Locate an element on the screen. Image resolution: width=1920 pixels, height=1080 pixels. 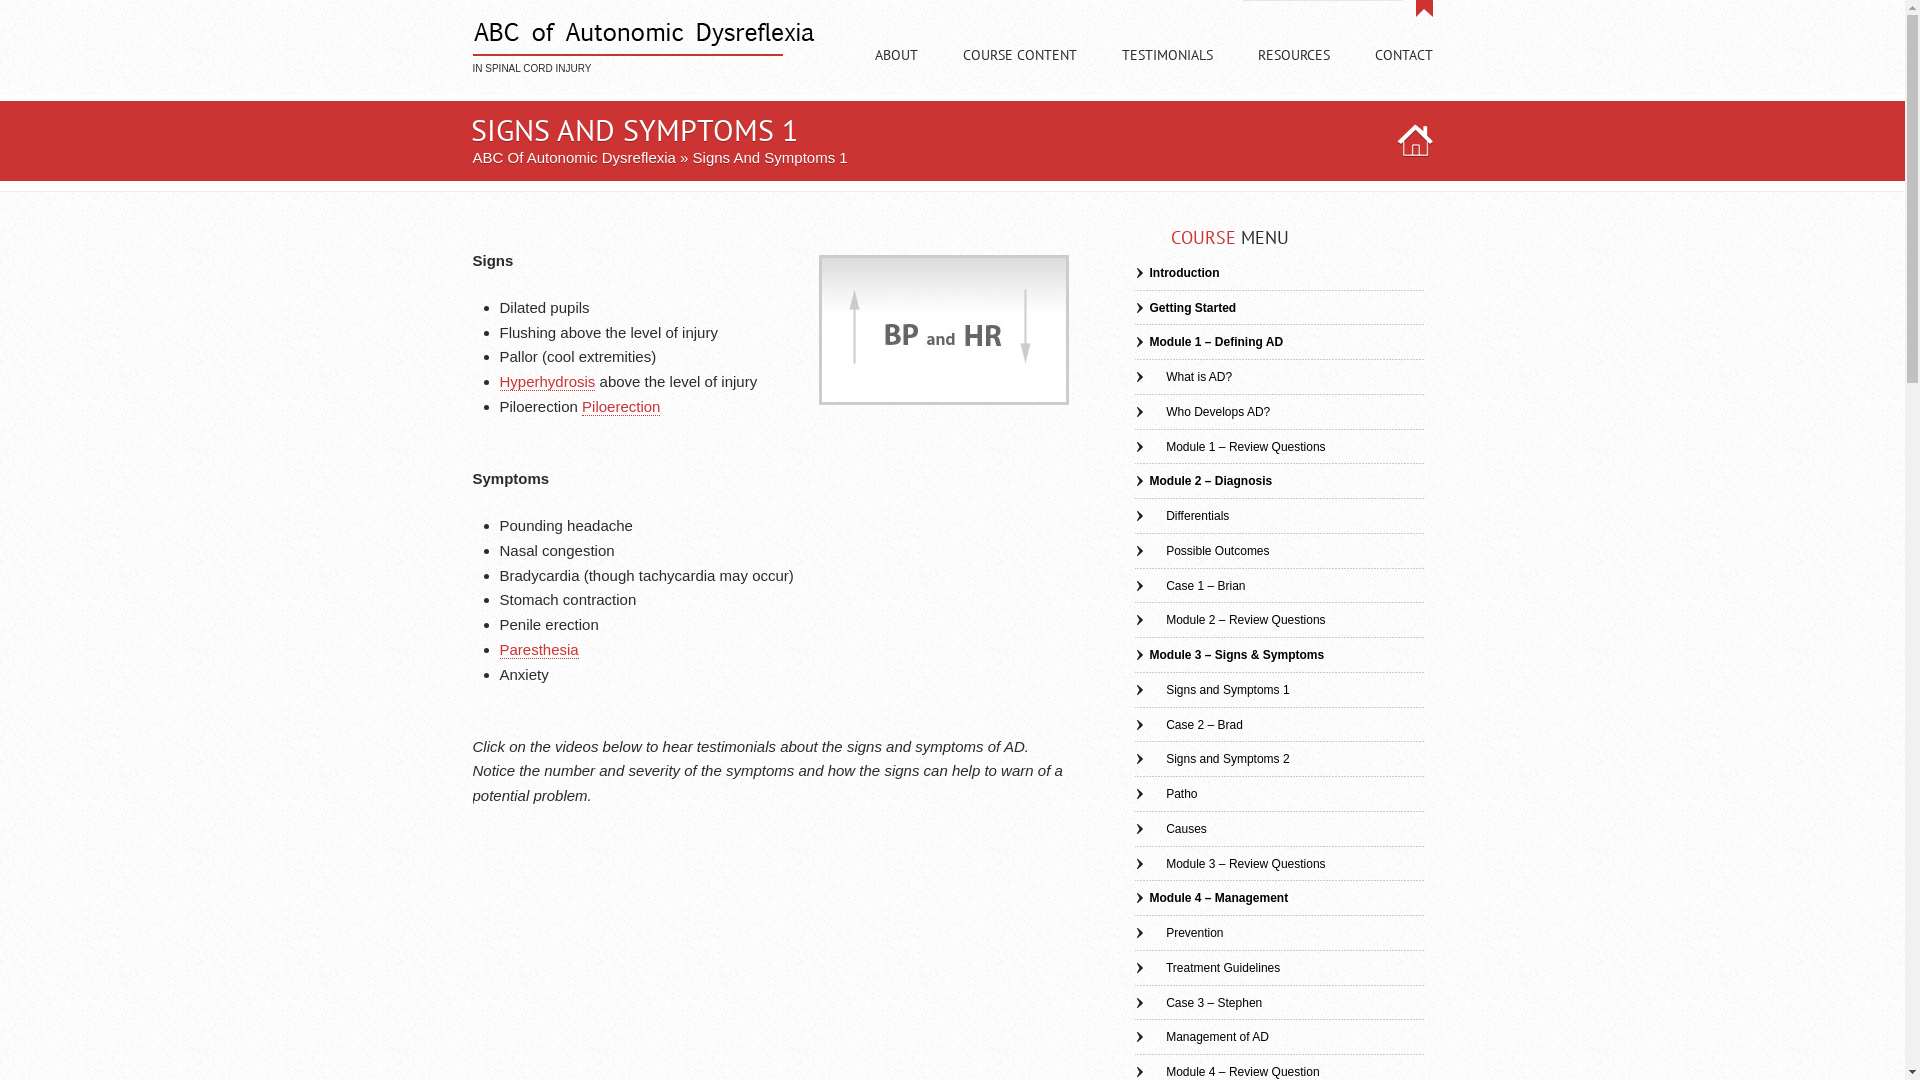
'Hyperhydrosis' is located at coordinates (547, 381).